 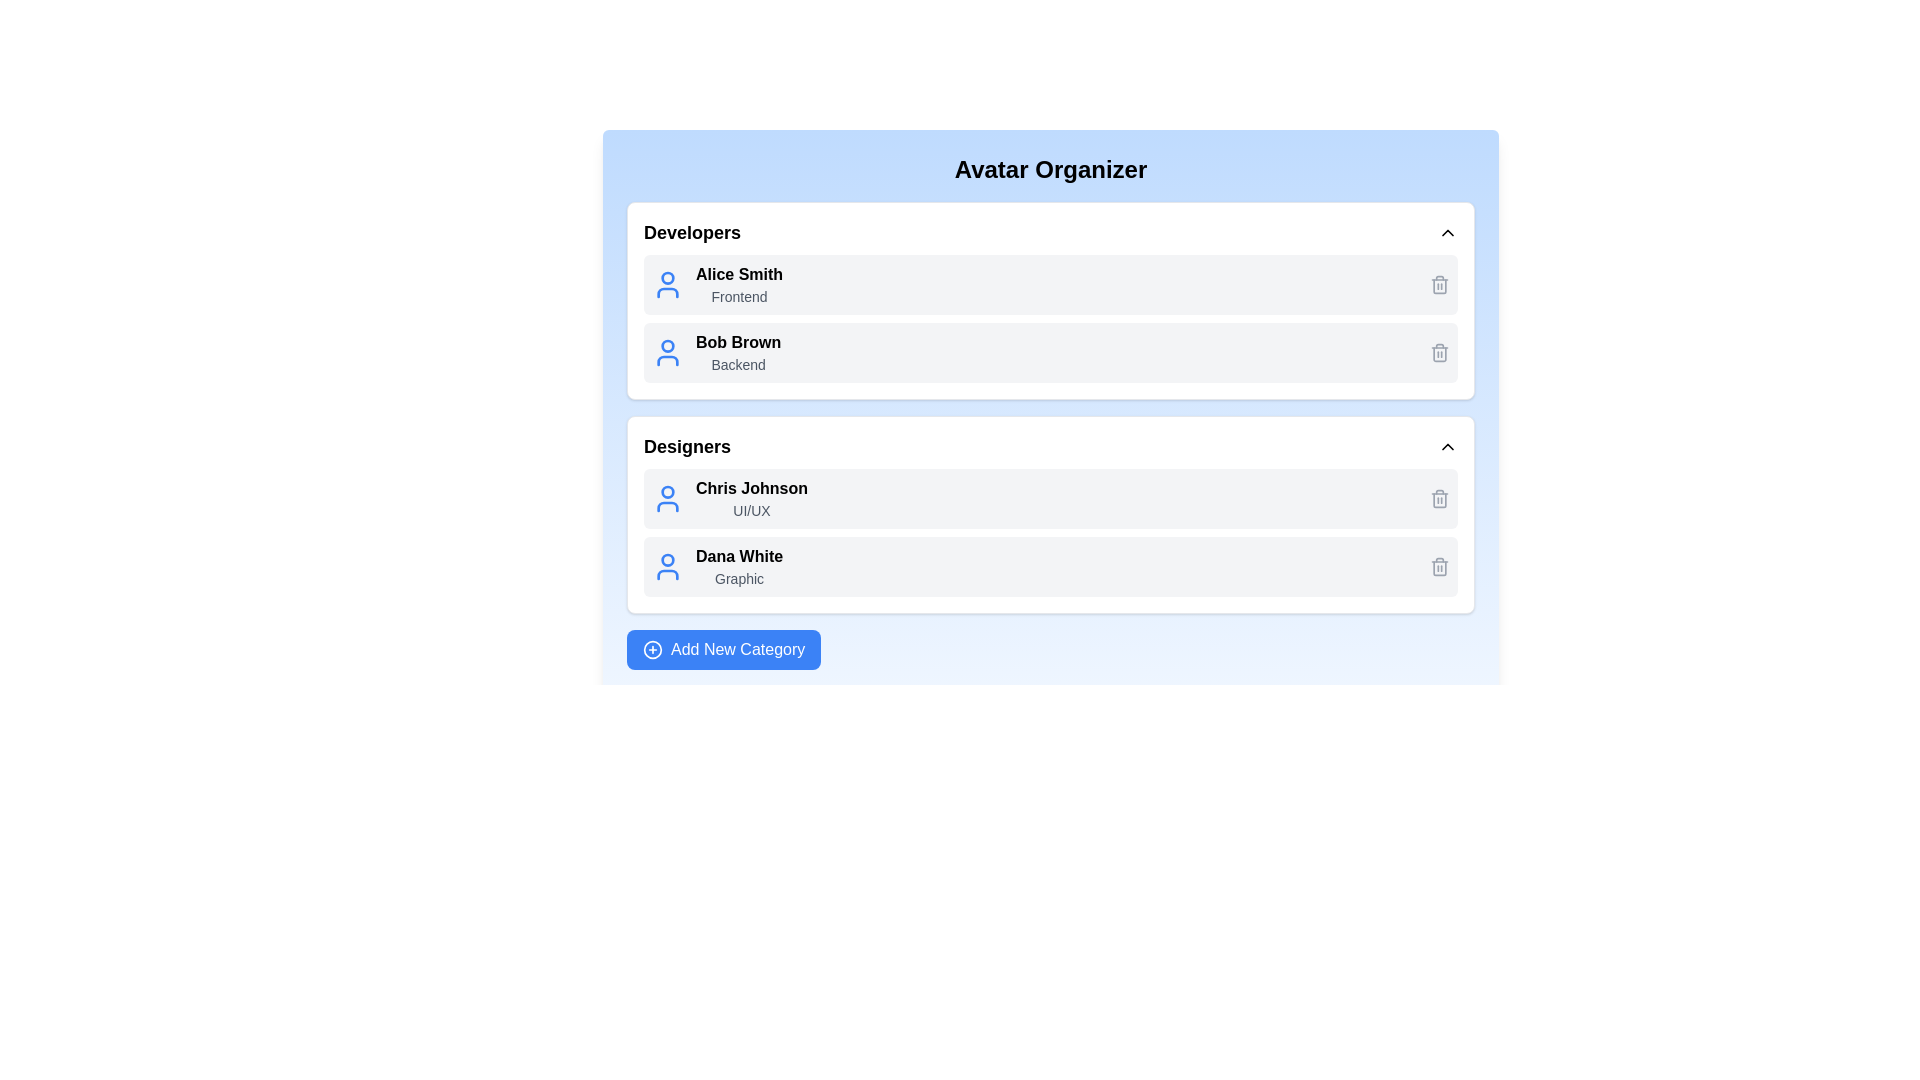 What do you see at coordinates (652, 650) in the screenshot?
I see `the surrounding area of the icon within the 'Add New Category' button, positioned at the bottom-left corner of the layout` at bounding box center [652, 650].